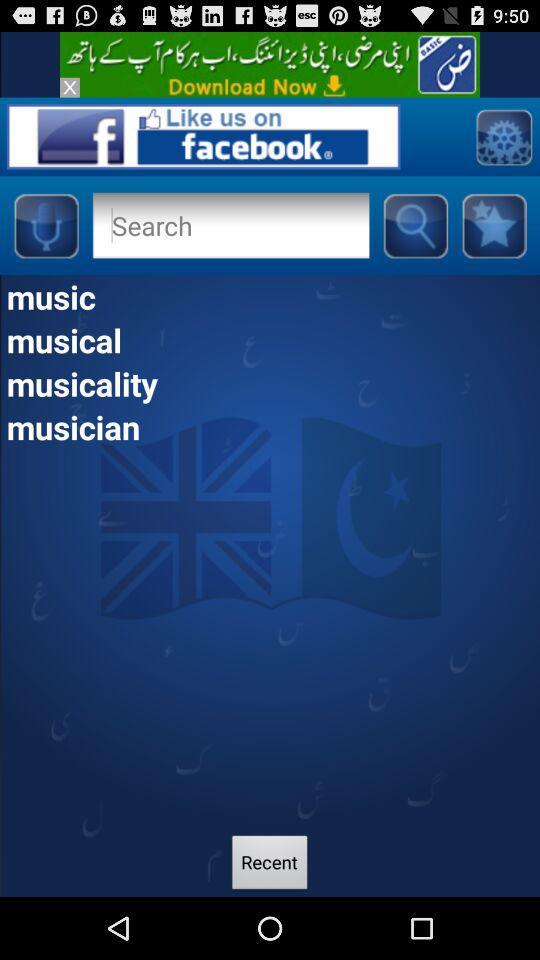  I want to click on advertisement, so click(270, 64).